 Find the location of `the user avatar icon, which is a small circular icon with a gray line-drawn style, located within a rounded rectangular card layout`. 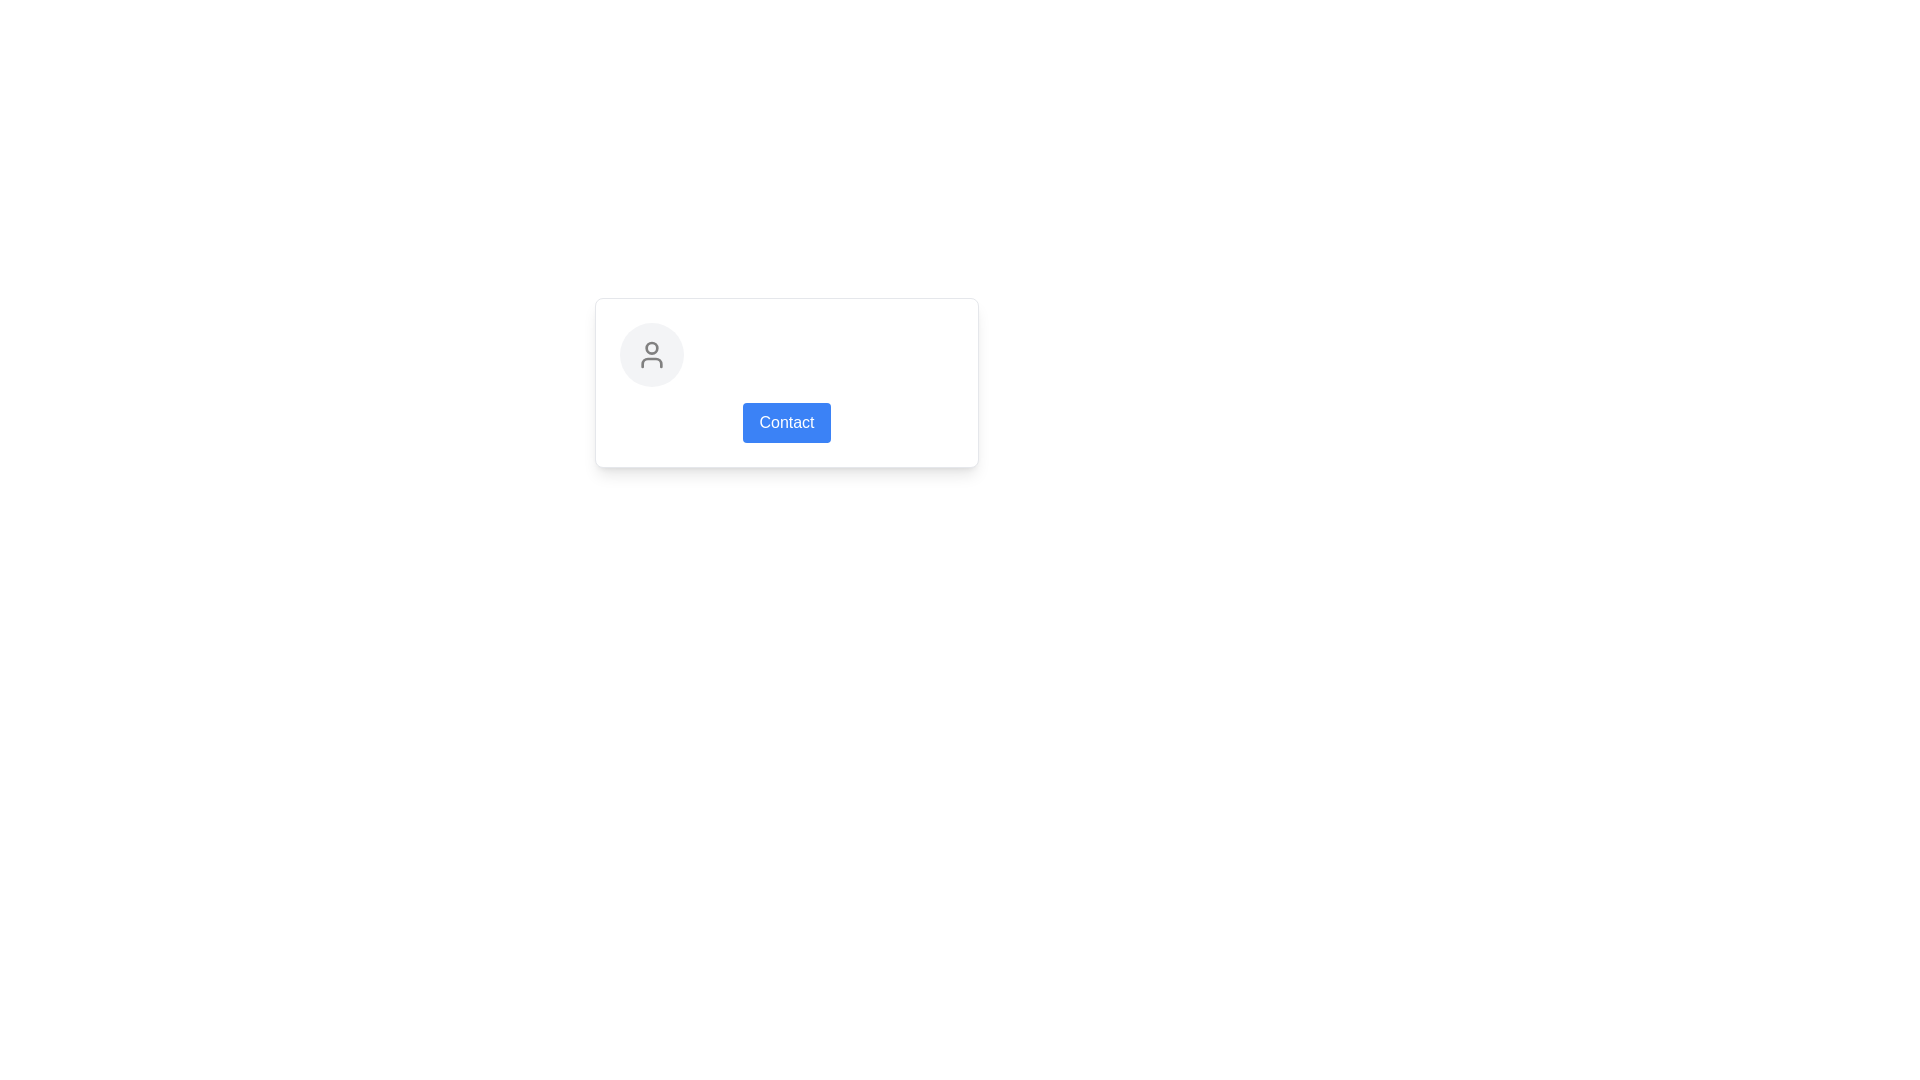

the user avatar icon, which is a small circular icon with a gray line-drawn style, located within a rounded rectangular card layout is located at coordinates (652, 353).